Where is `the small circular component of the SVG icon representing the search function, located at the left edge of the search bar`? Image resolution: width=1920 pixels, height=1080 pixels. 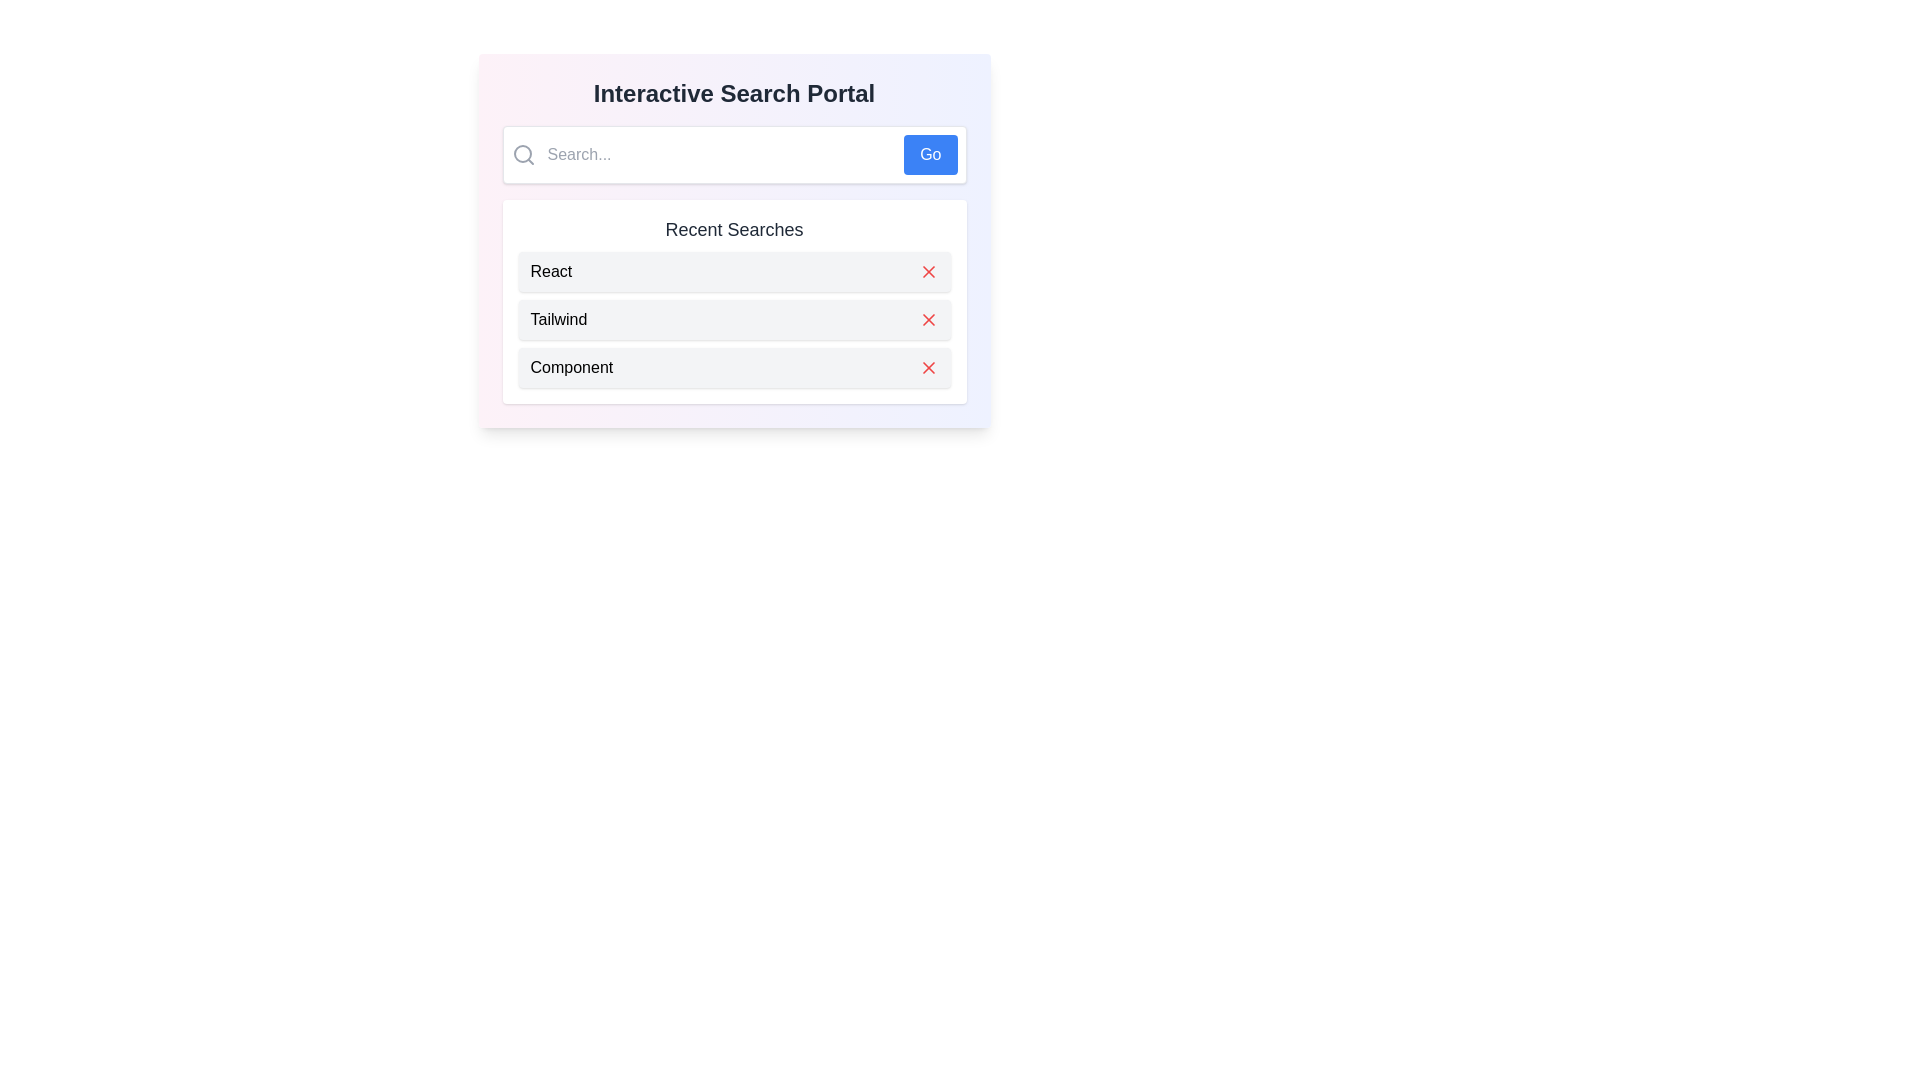 the small circular component of the SVG icon representing the search function, located at the left edge of the search bar is located at coordinates (522, 153).